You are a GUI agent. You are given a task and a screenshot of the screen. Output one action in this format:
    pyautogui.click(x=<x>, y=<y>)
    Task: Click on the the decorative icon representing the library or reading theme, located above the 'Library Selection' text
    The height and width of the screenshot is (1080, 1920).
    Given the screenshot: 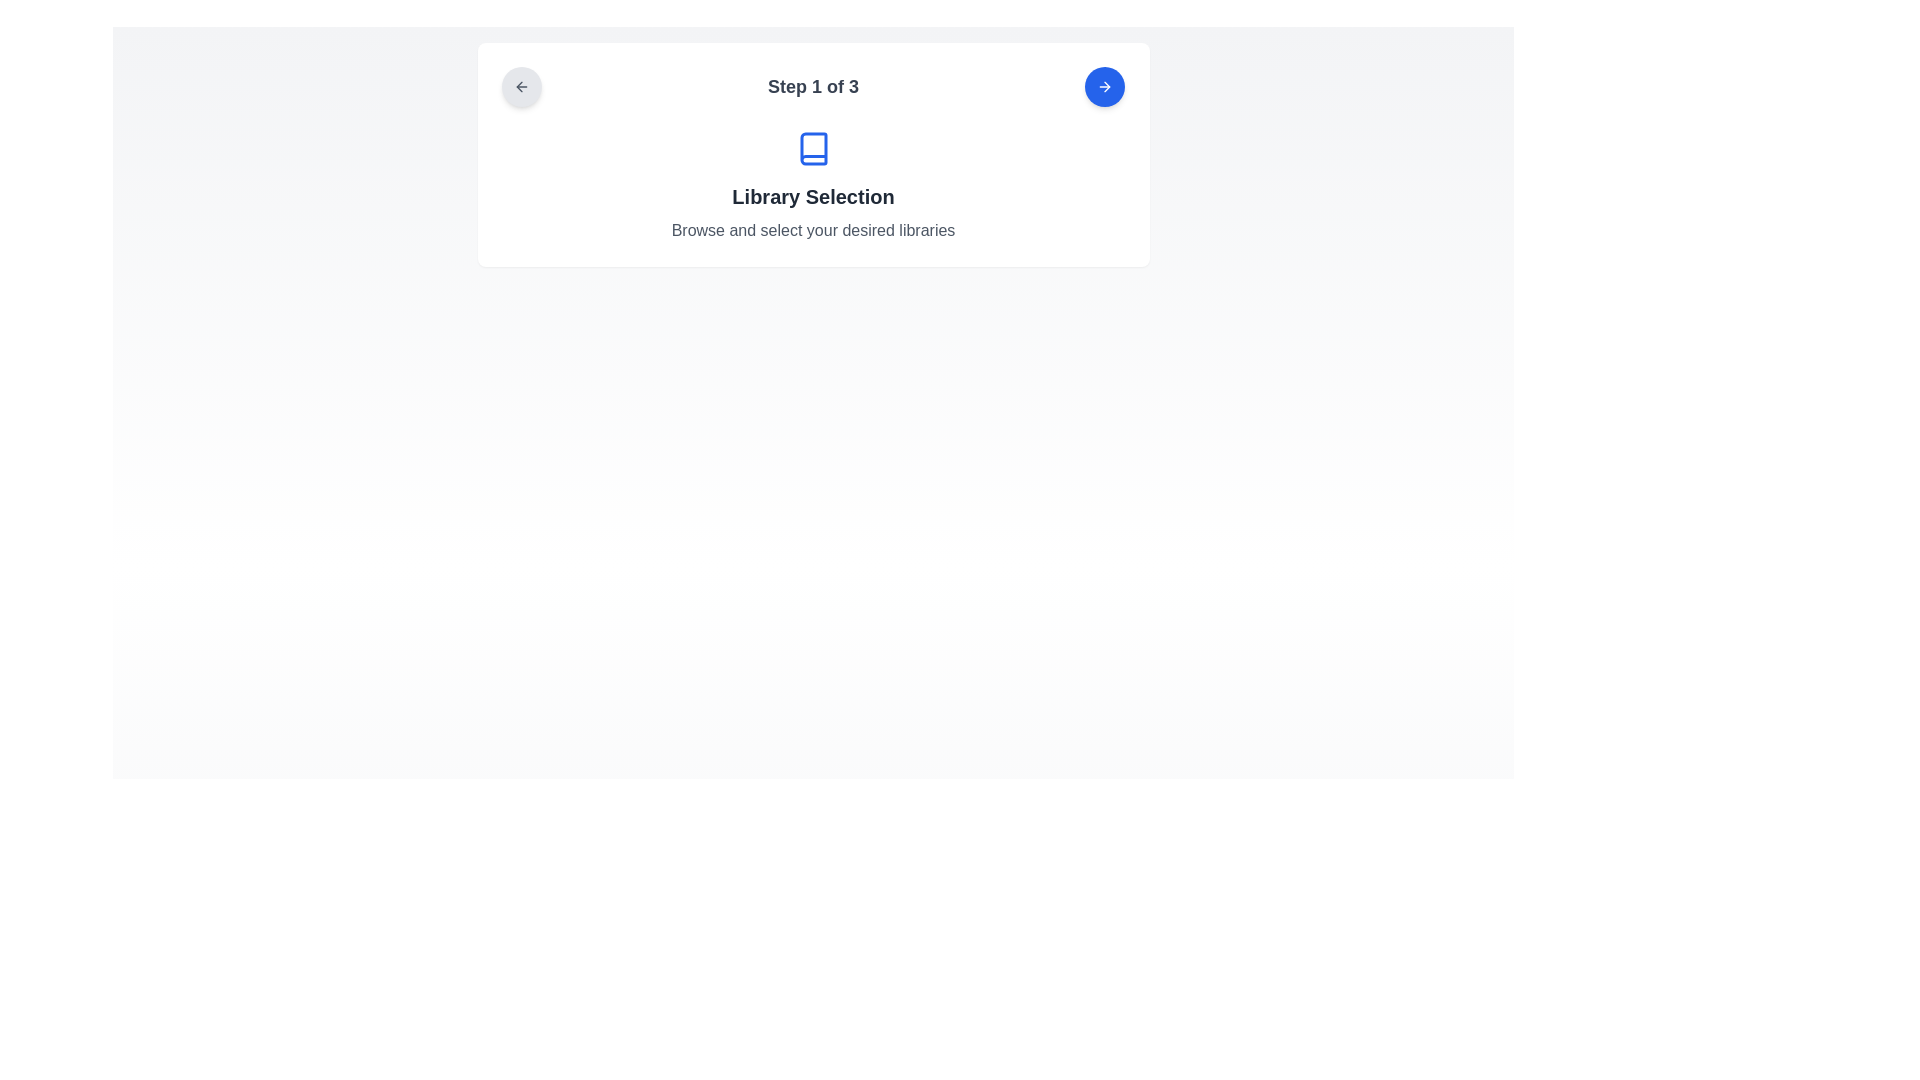 What is the action you would take?
    pyautogui.click(x=813, y=148)
    